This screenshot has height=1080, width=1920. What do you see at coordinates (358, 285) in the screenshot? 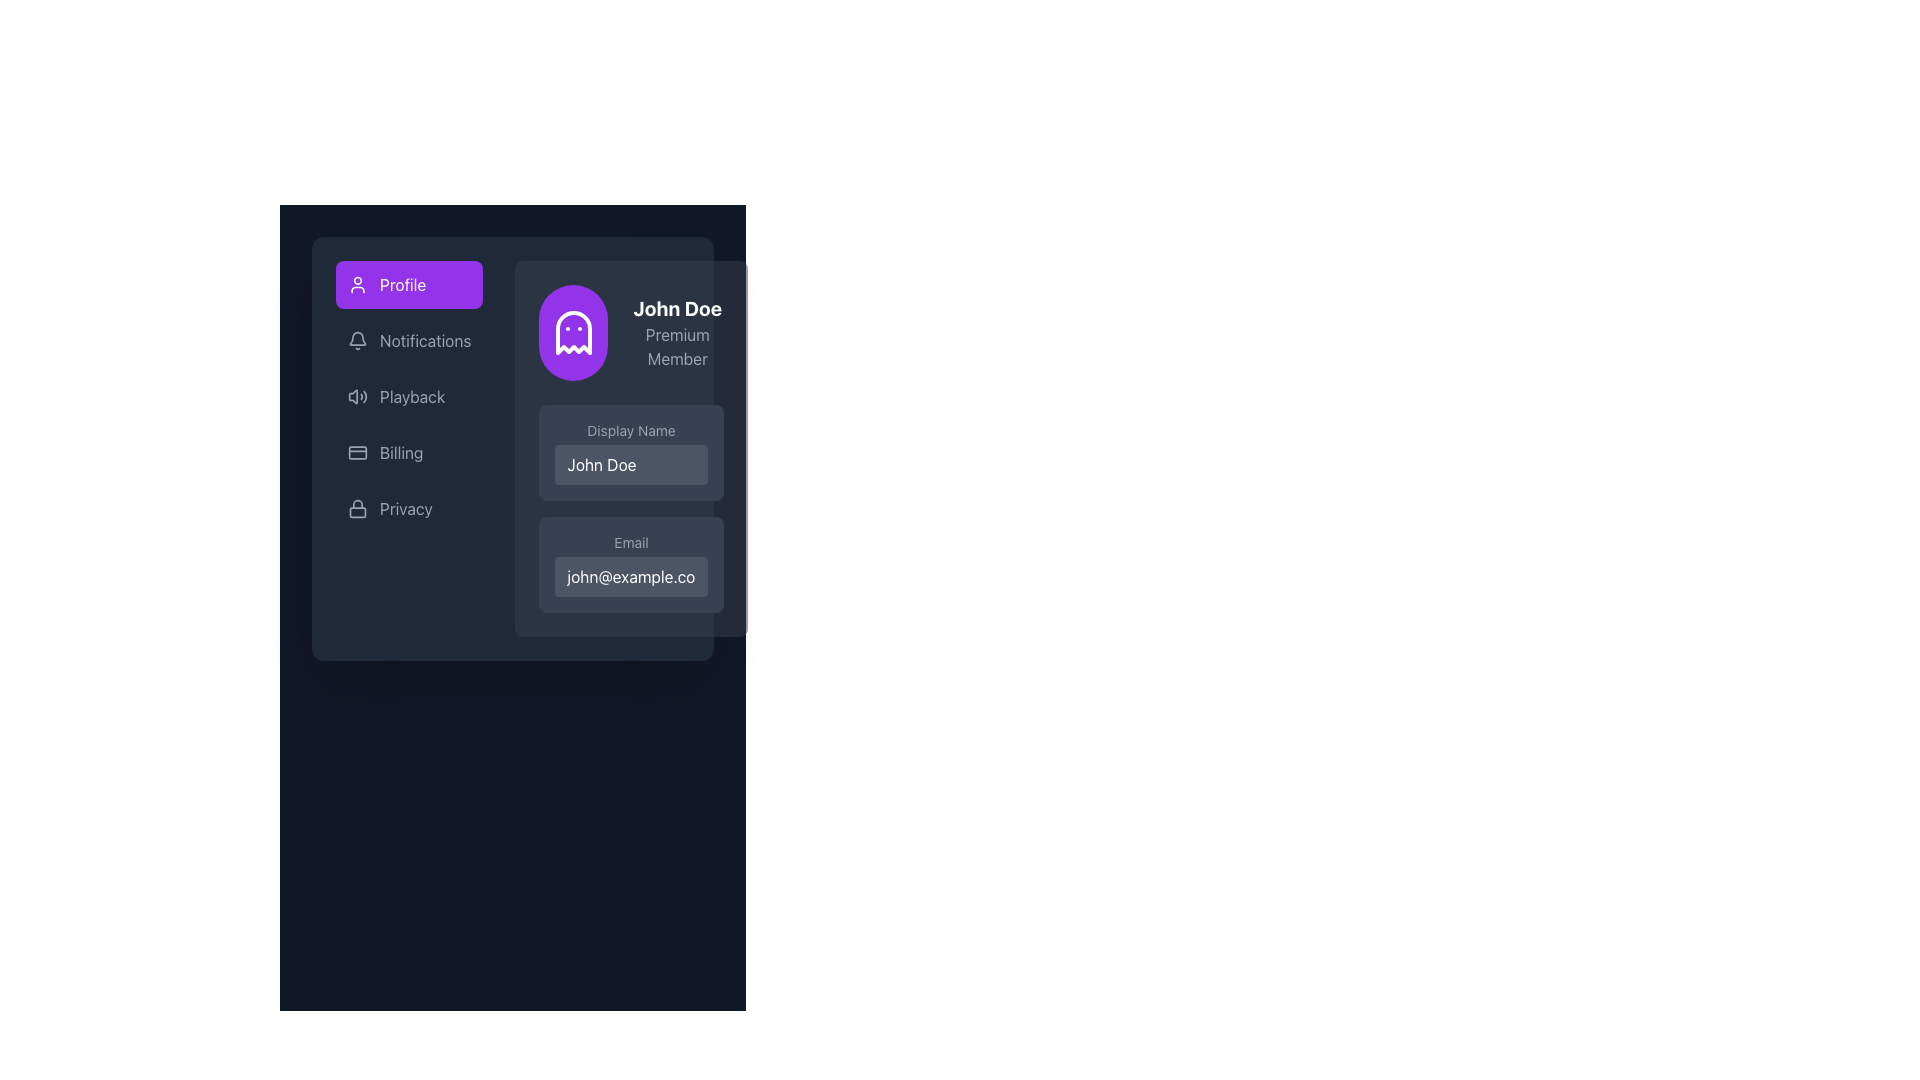
I see `the appearance of the circular user icon in line art style, located at the beginning of the 'Profile' button with a purple background` at bounding box center [358, 285].